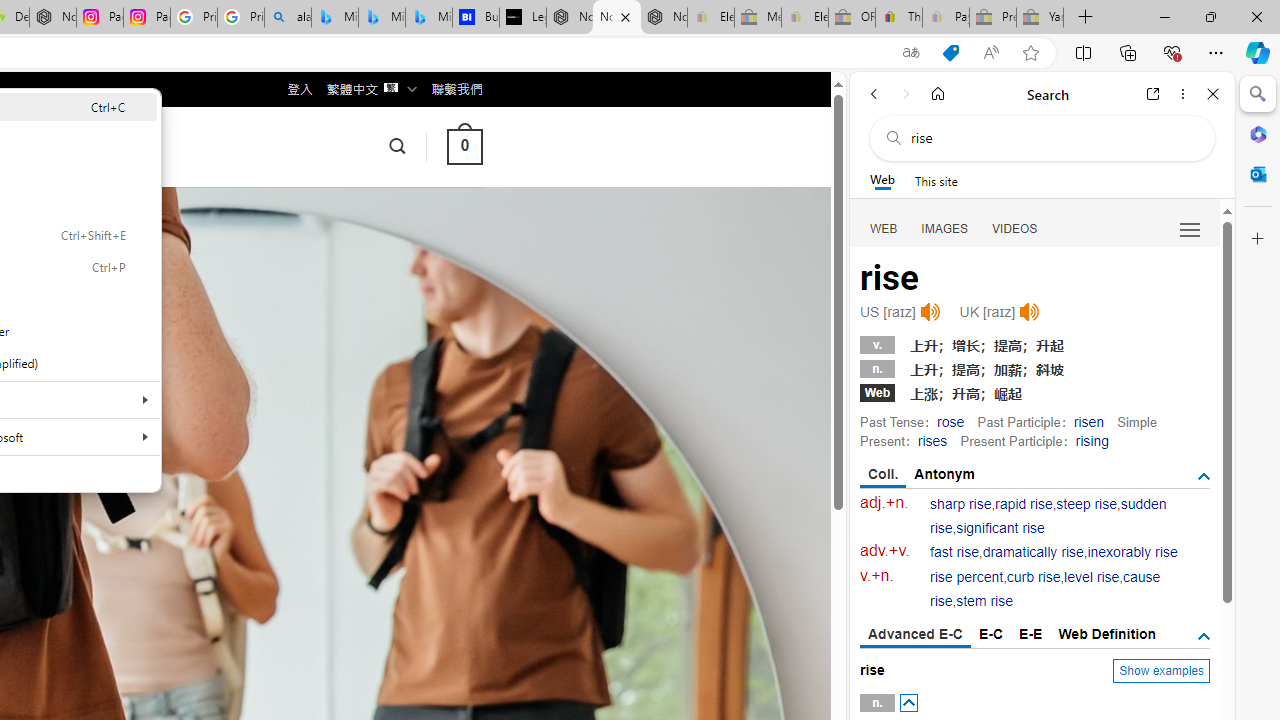  I want to click on 'stem rise', so click(984, 600).